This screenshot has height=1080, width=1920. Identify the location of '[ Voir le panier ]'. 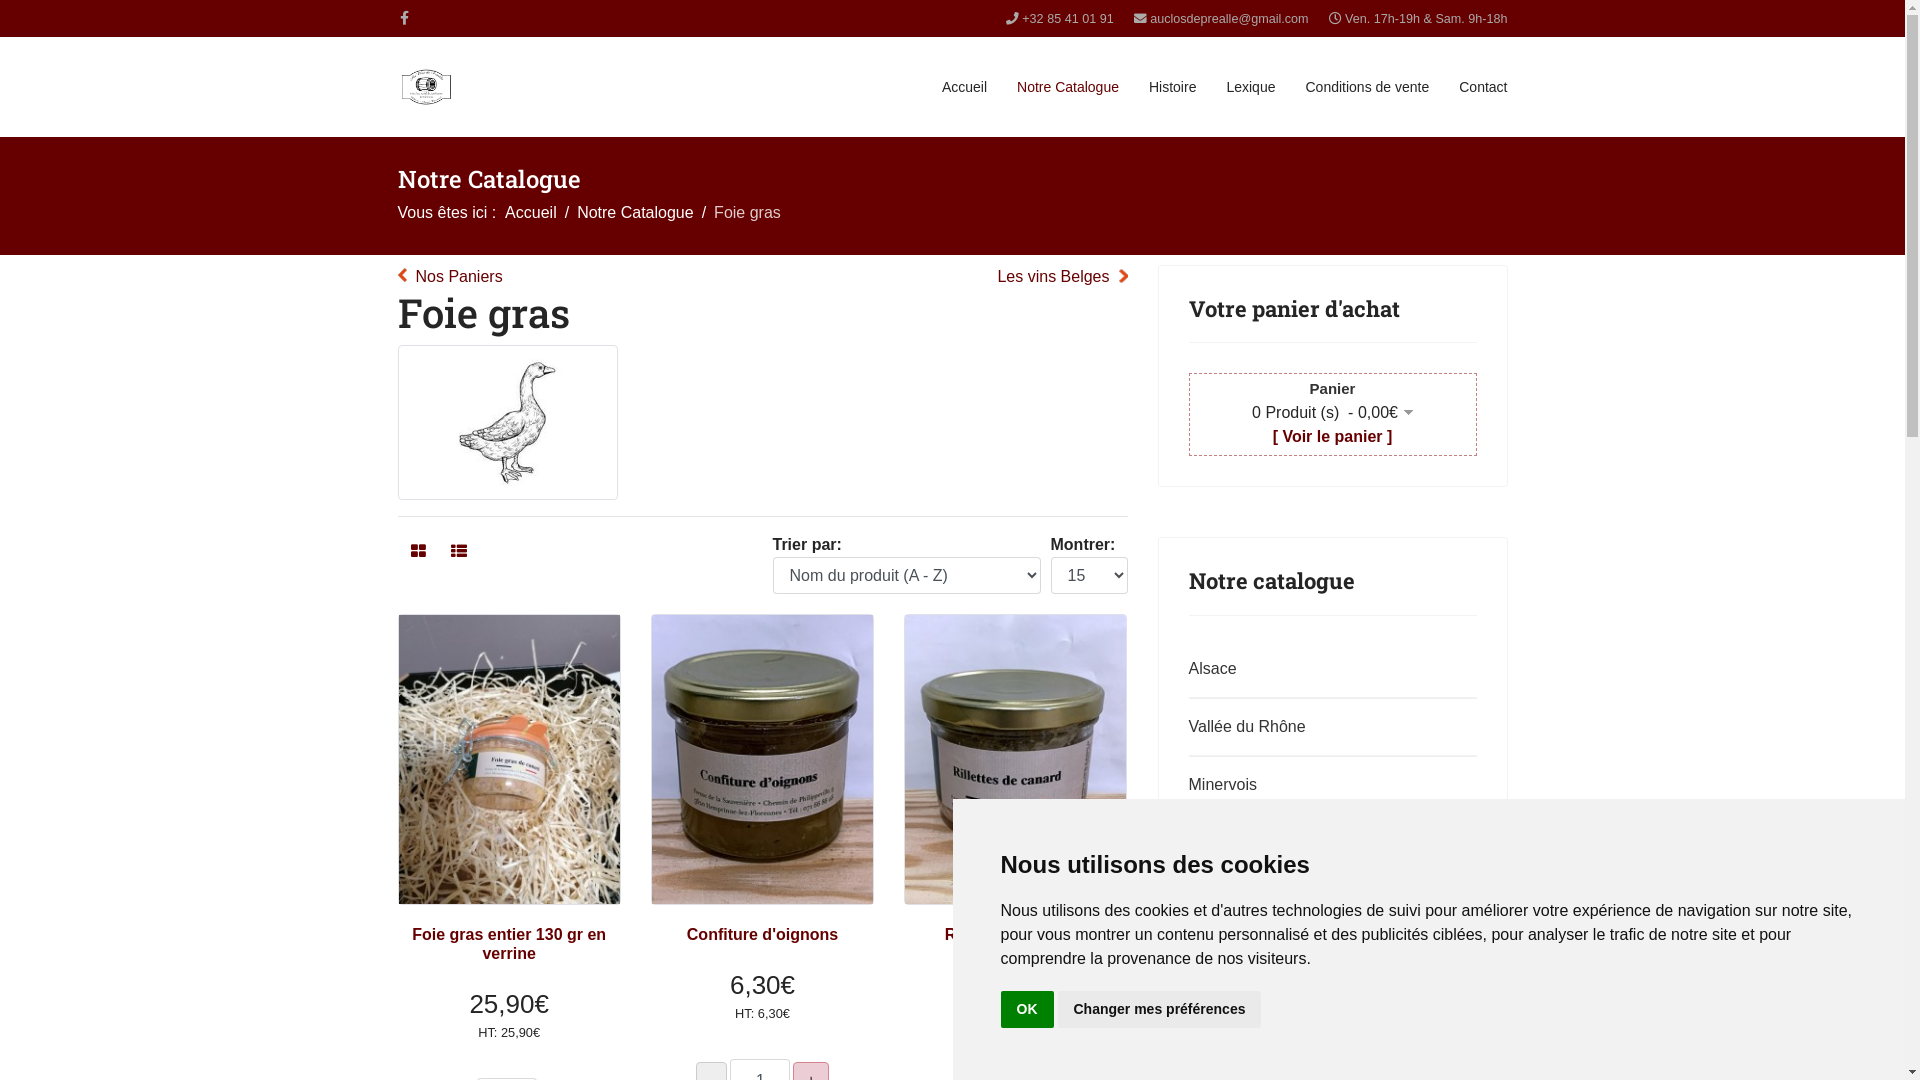
(1271, 435).